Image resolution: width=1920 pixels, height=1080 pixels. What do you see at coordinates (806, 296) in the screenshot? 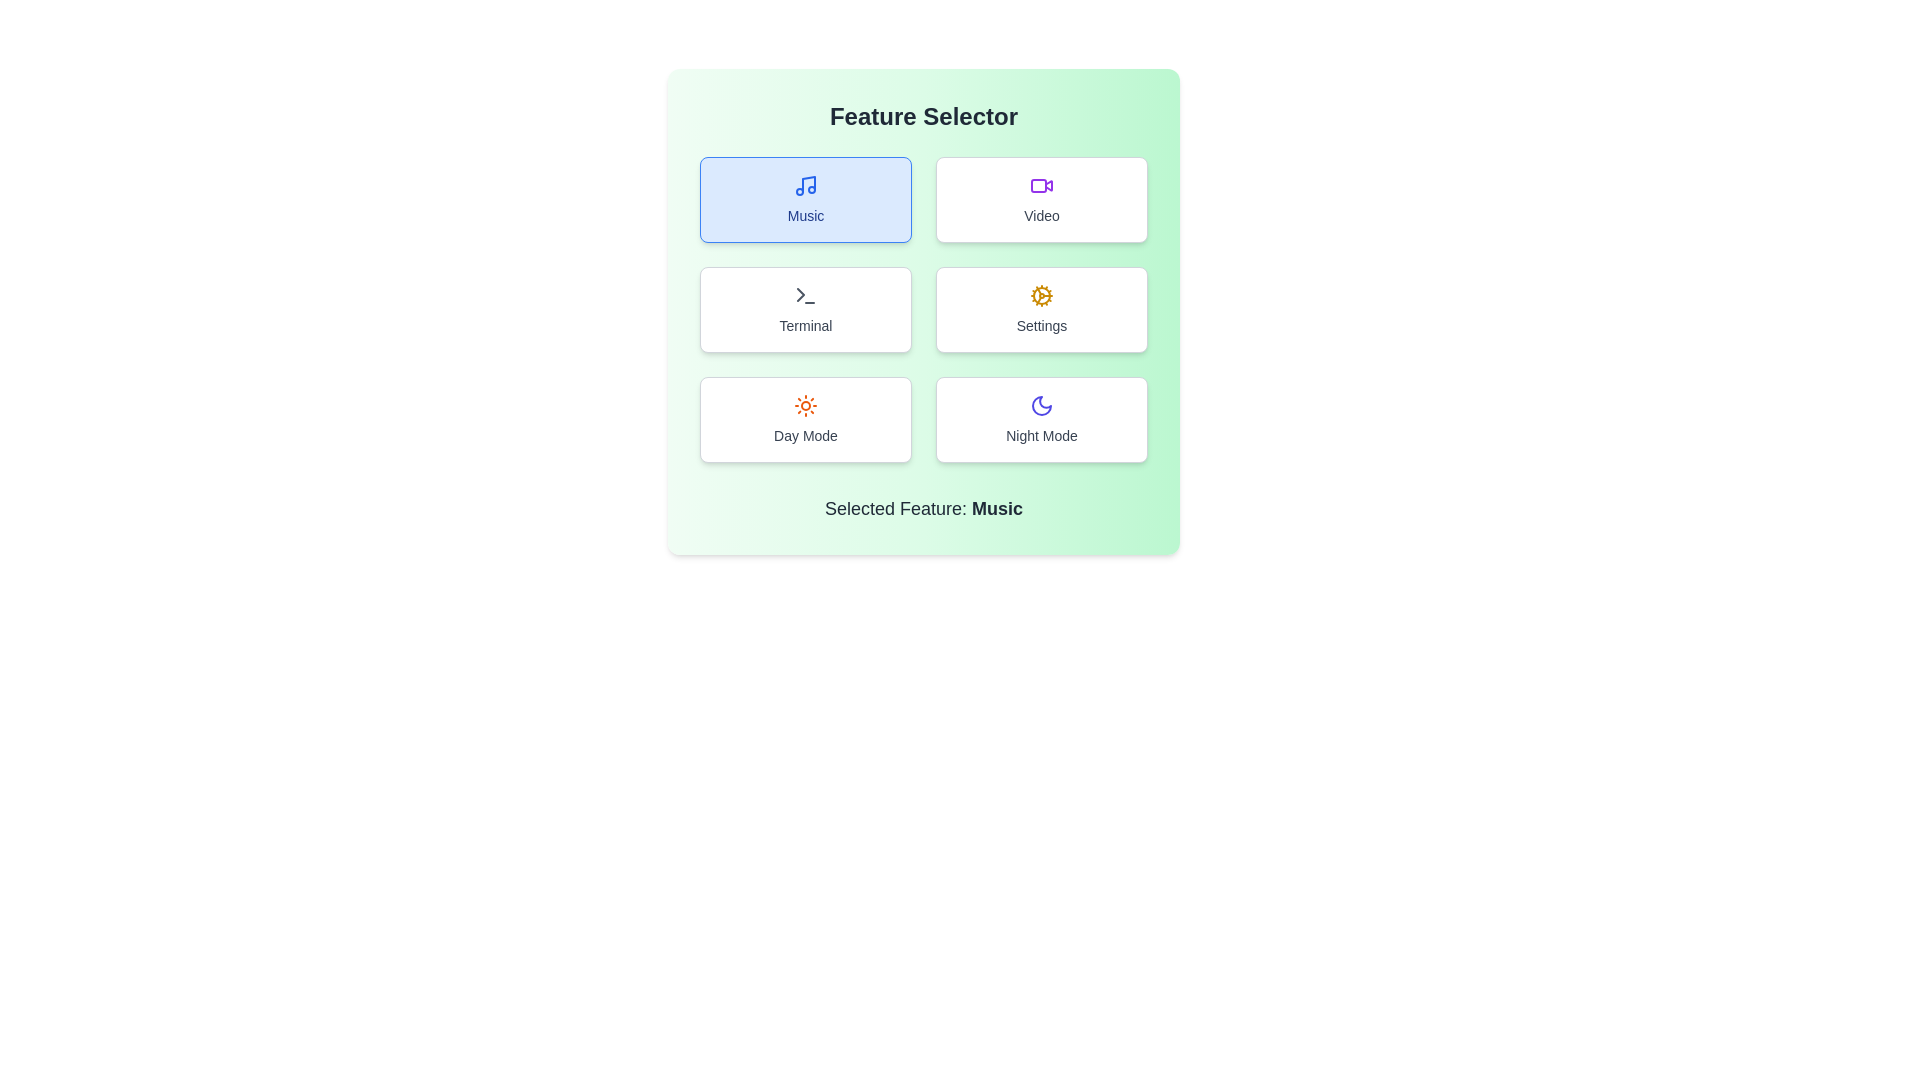
I see `the SVG icon representing the 'Terminal' feature` at bounding box center [806, 296].